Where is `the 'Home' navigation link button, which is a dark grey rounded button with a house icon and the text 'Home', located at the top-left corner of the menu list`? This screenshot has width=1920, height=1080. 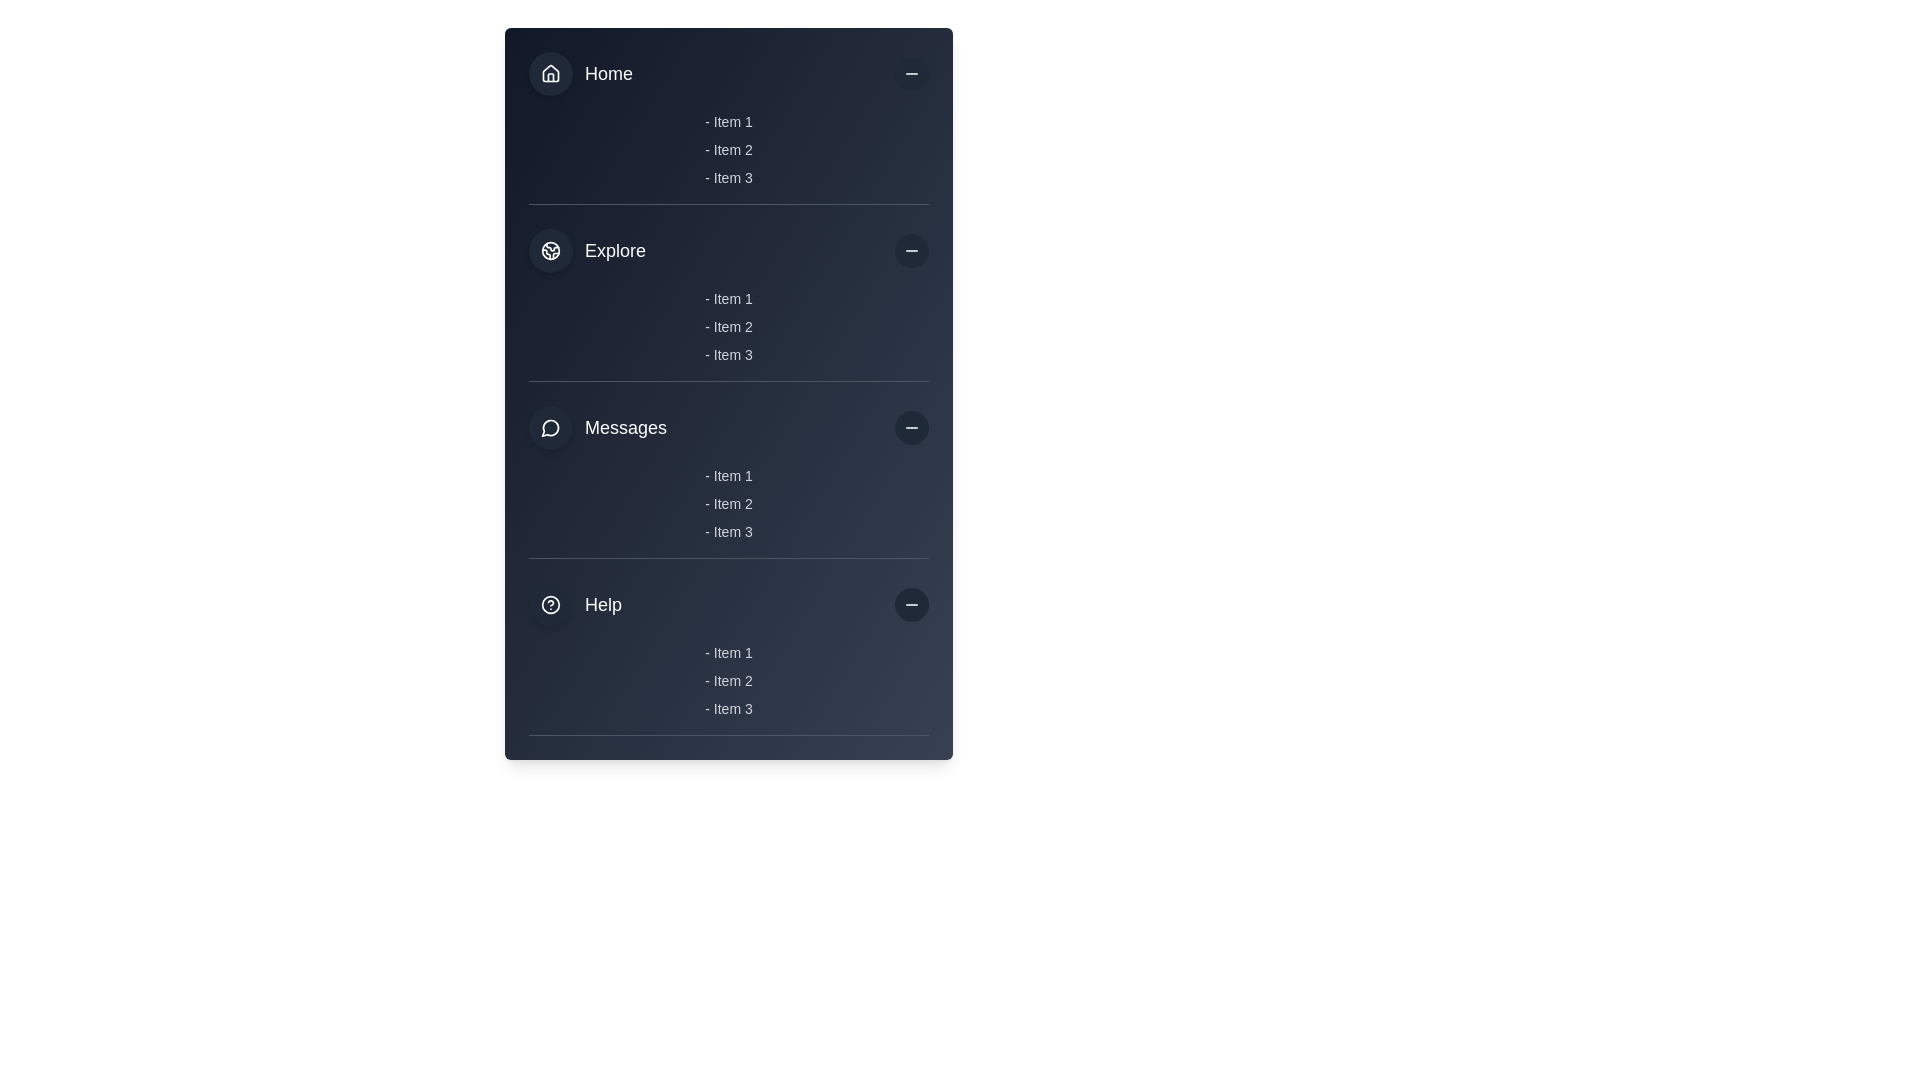 the 'Home' navigation link button, which is a dark grey rounded button with a house icon and the text 'Home', located at the top-left corner of the menu list is located at coordinates (579, 72).